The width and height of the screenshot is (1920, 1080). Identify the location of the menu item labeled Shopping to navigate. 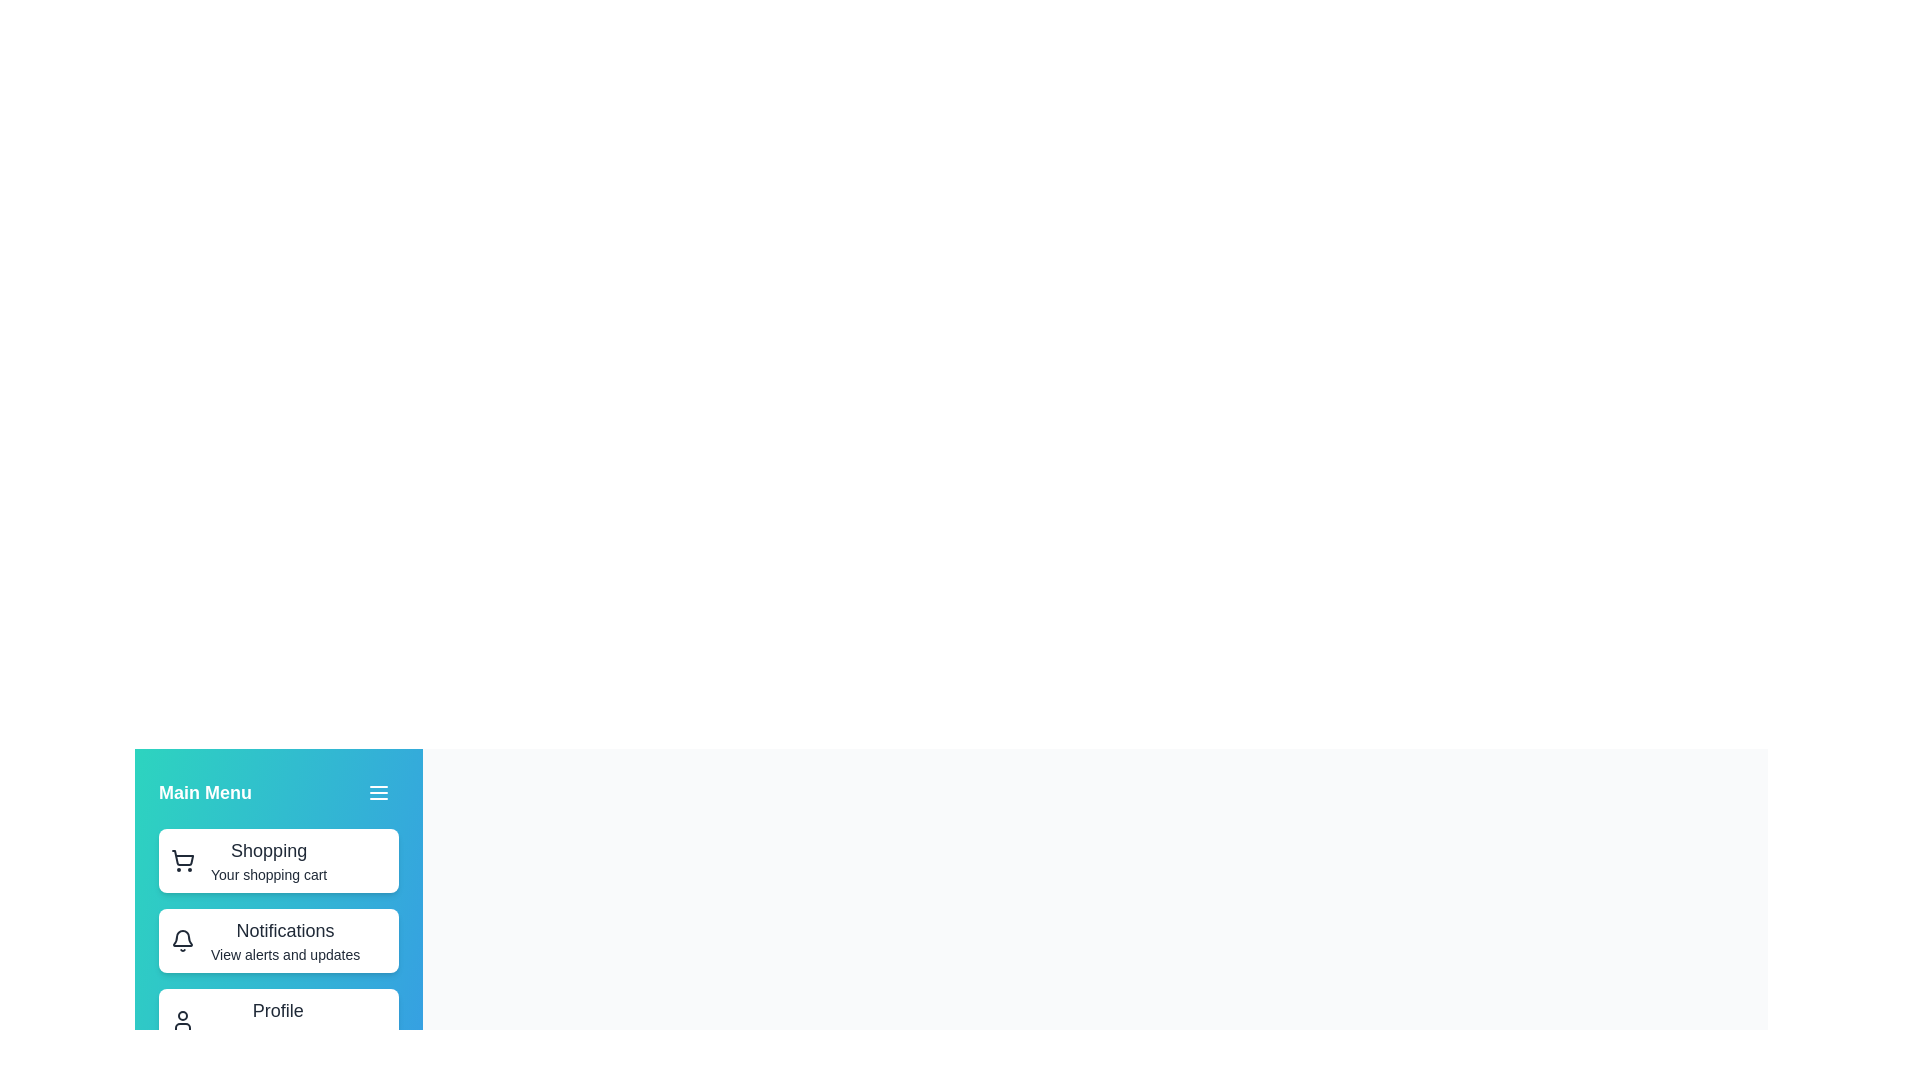
(277, 859).